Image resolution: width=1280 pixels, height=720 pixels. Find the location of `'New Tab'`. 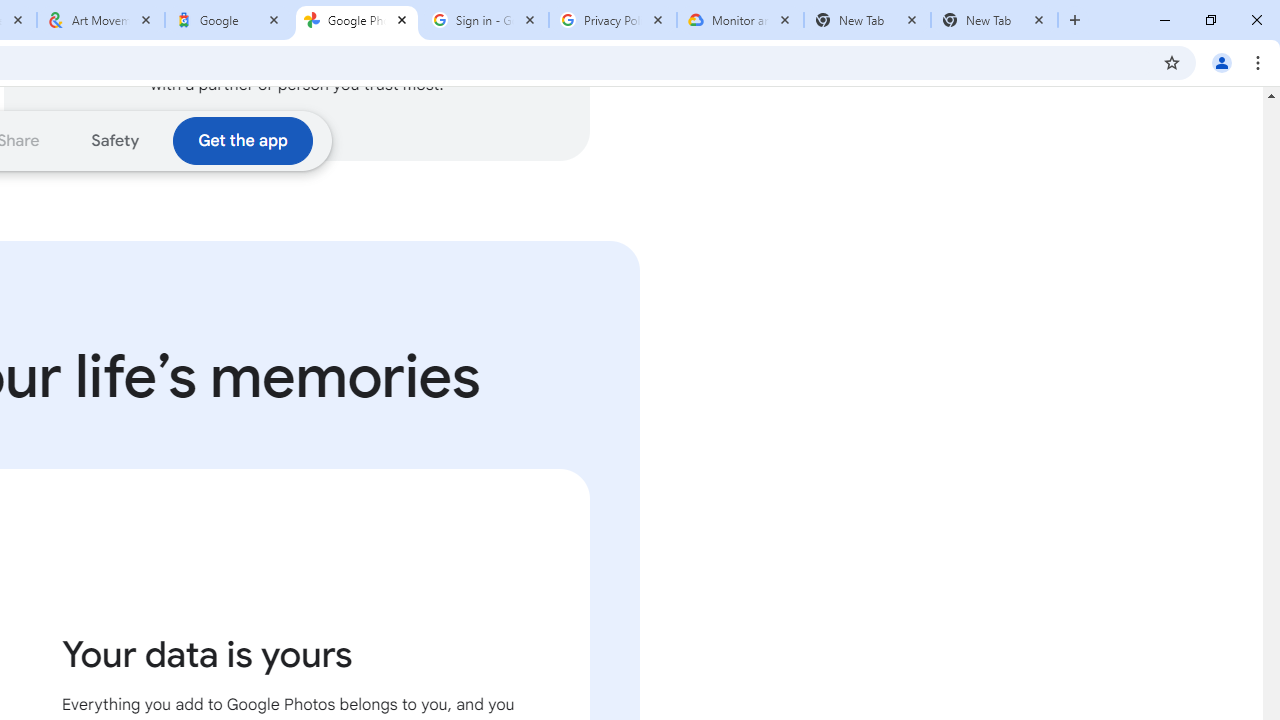

'New Tab' is located at coordinates (994, 20).